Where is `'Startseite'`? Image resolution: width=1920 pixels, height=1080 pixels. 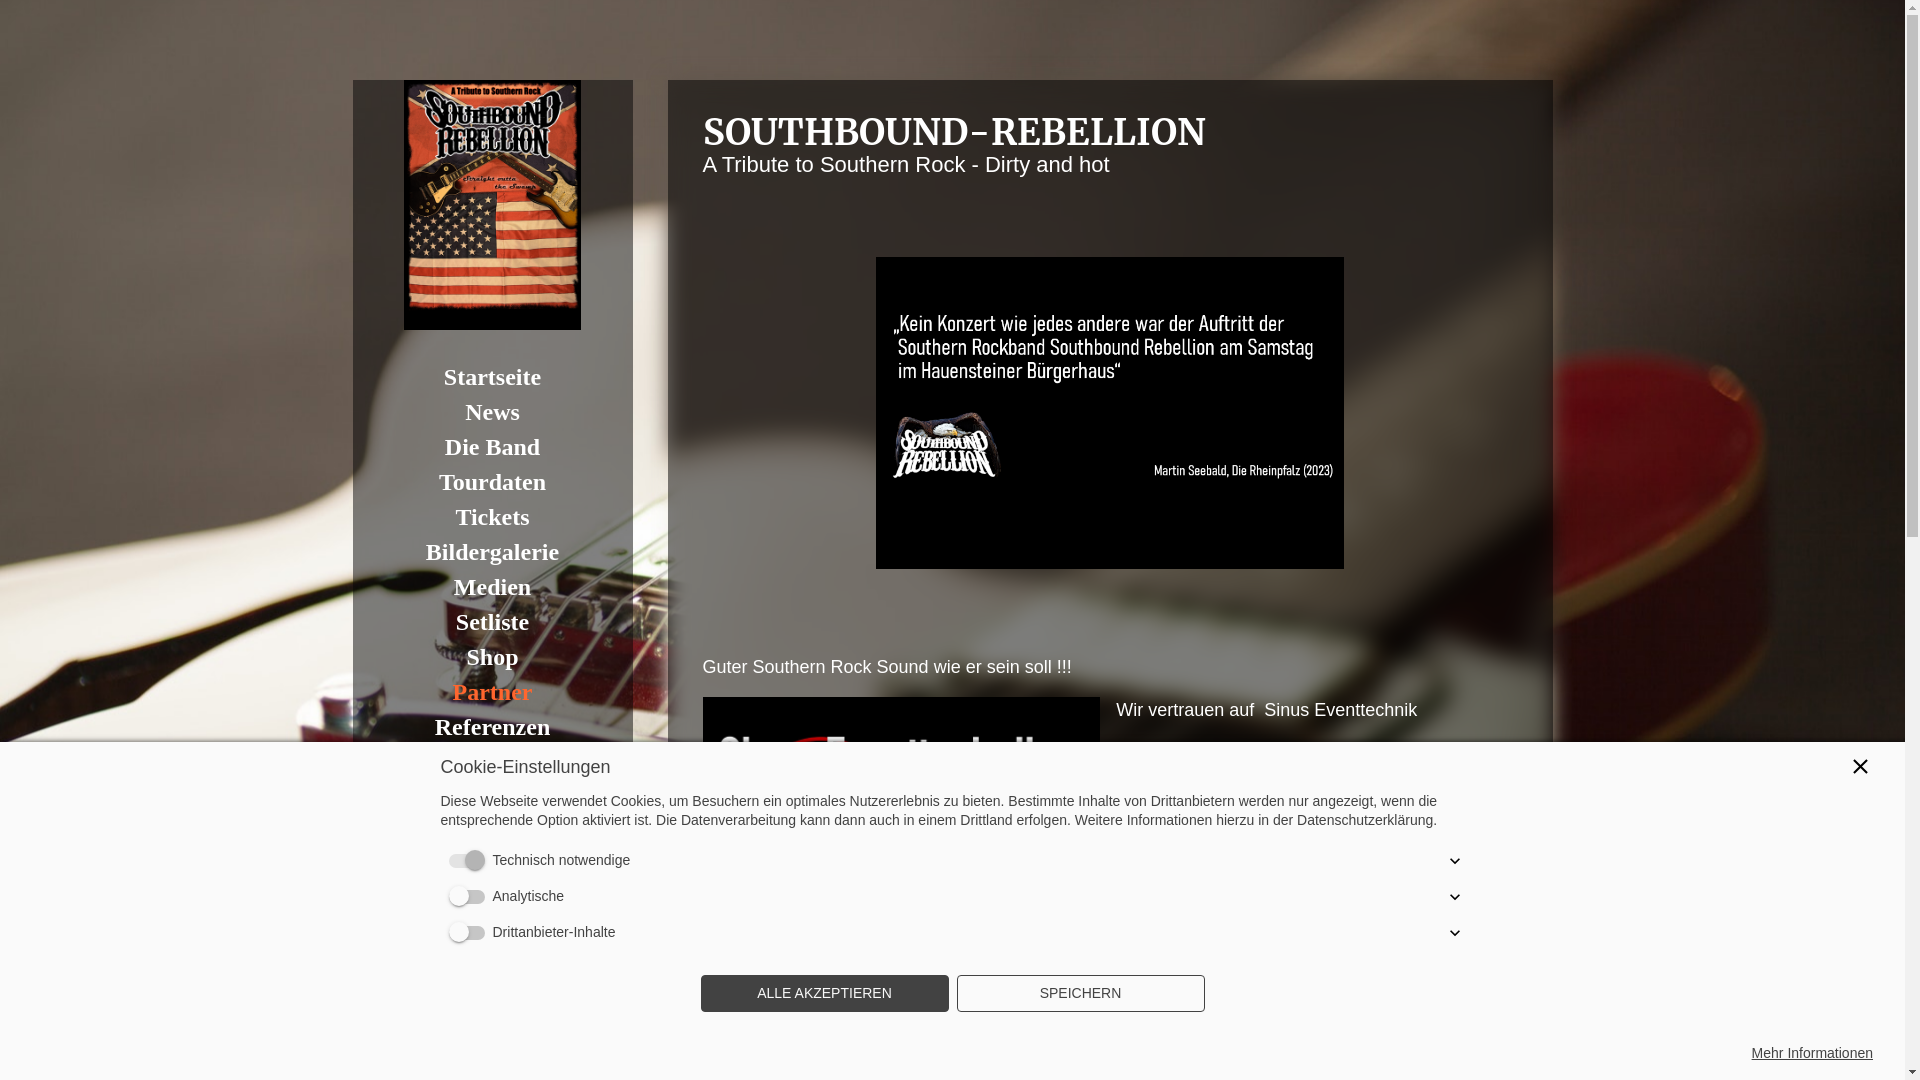
'Startseite' is located at coordinates (491, 377).